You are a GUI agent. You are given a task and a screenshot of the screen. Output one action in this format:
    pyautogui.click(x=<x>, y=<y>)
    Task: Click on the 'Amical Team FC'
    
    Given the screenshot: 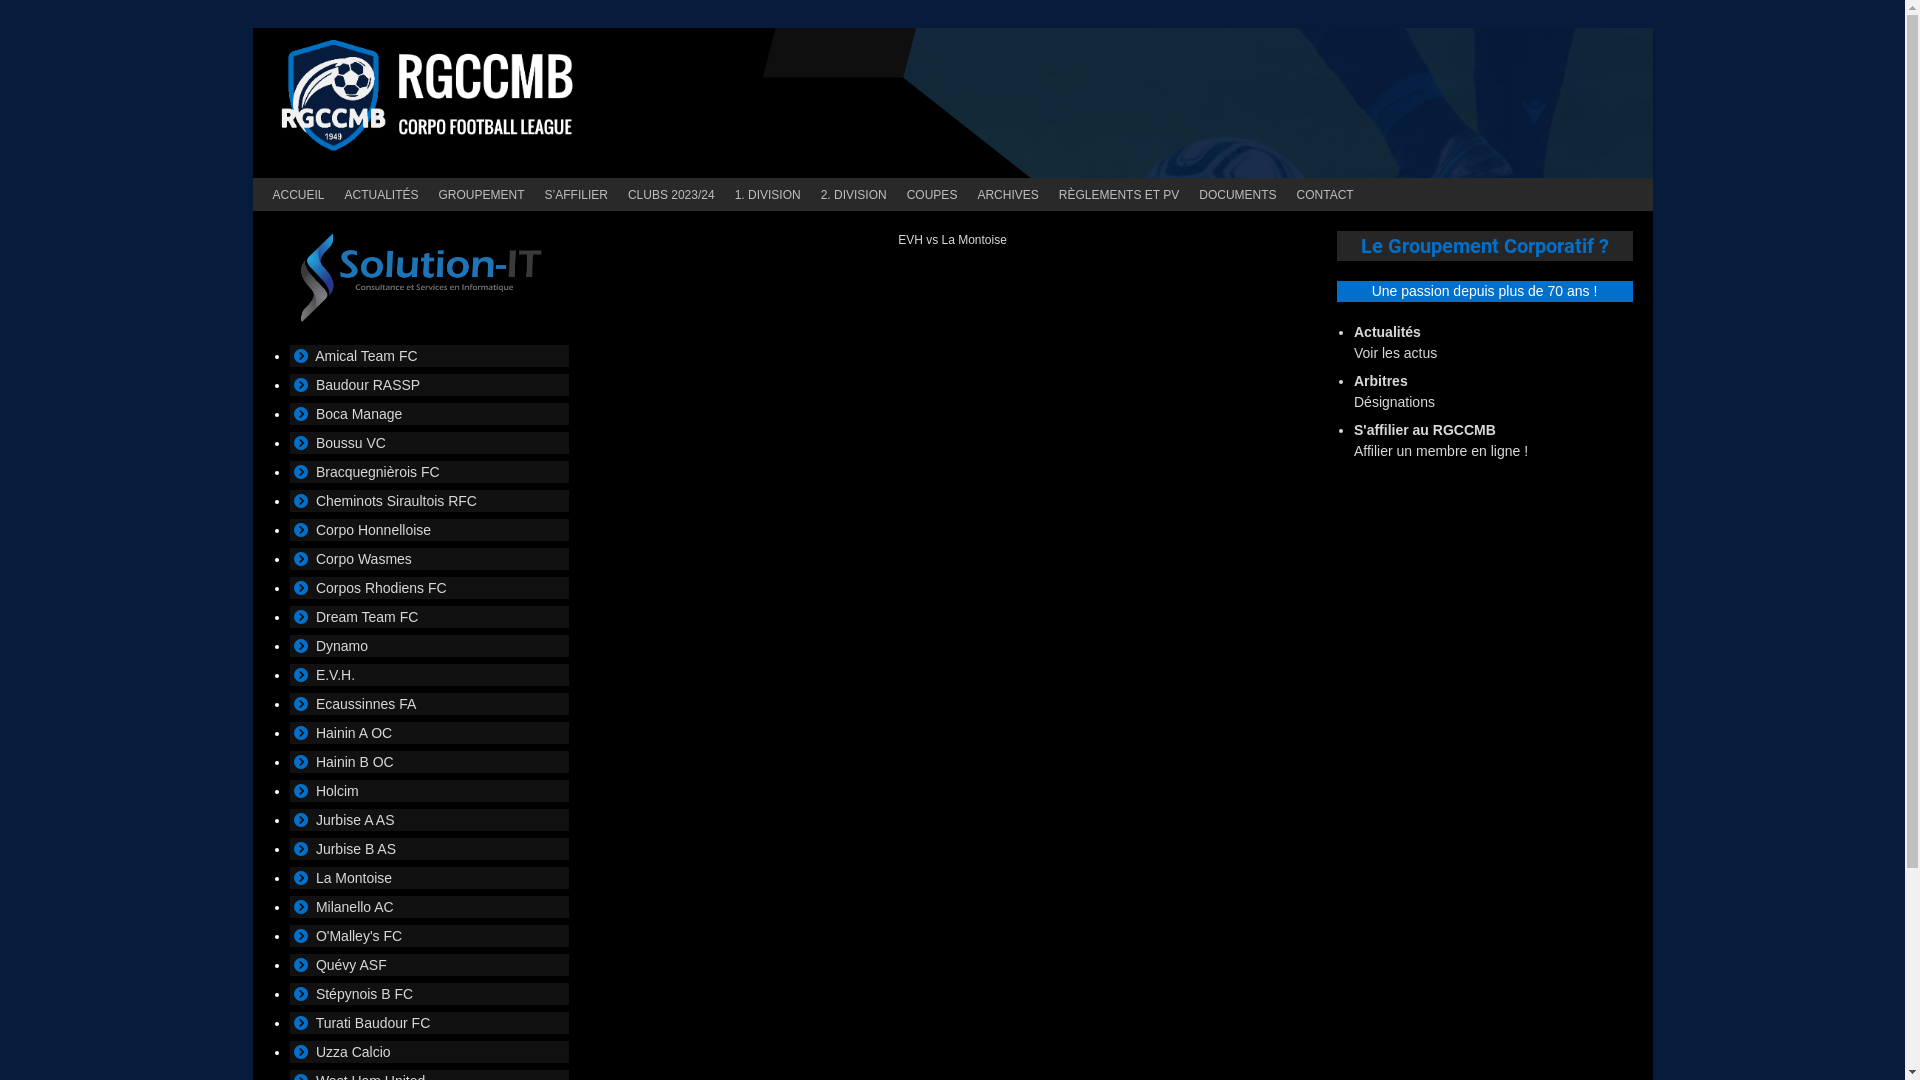 What is the action you would take?
    pyautogui.click(x=365, y=354)
    